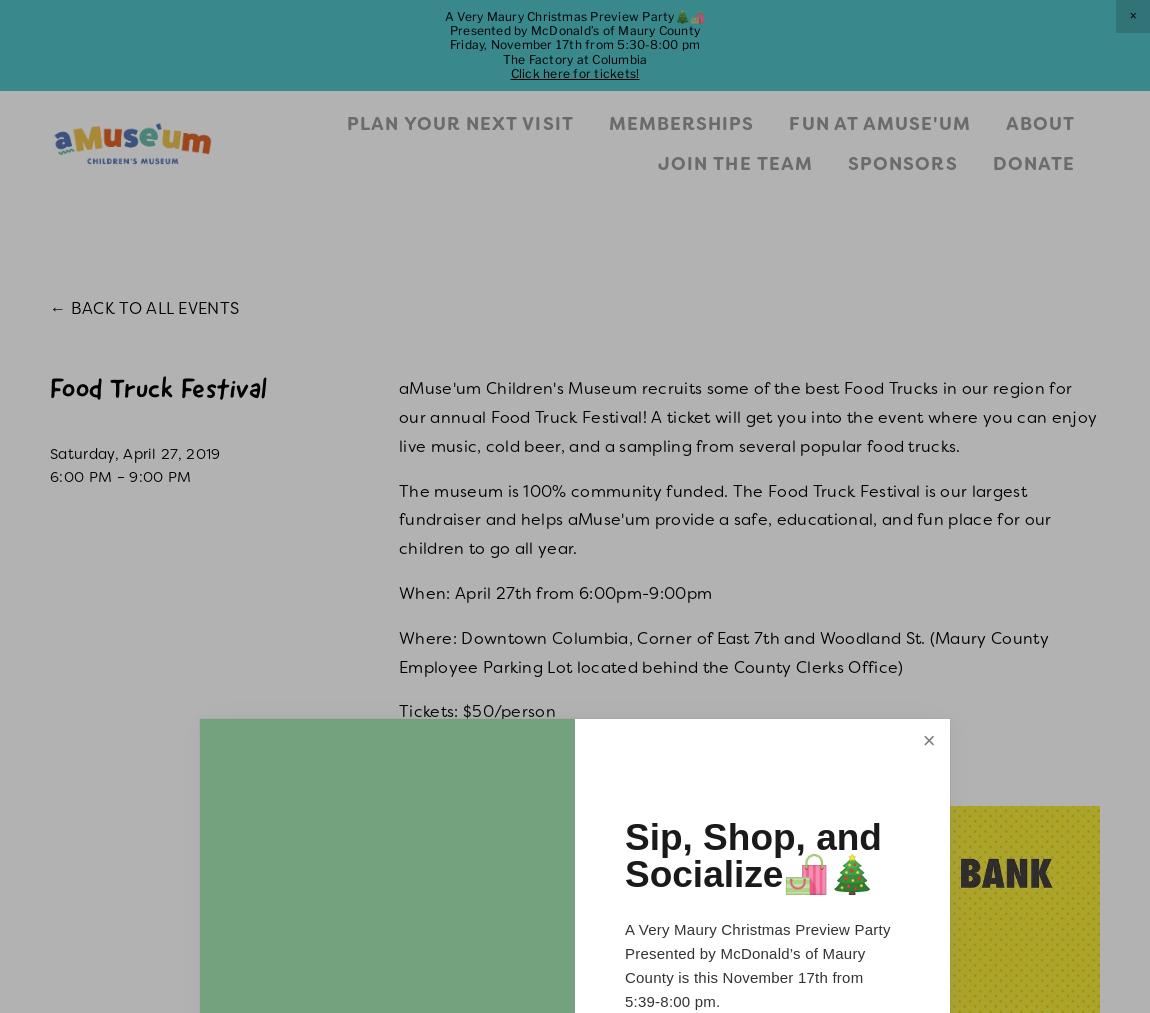 Image resolution: width=1150 pixels, height=1013 pixels. Describe the element at coordinates (69, 308) in the screenshot. I see `'Back to All Events'` at that location.